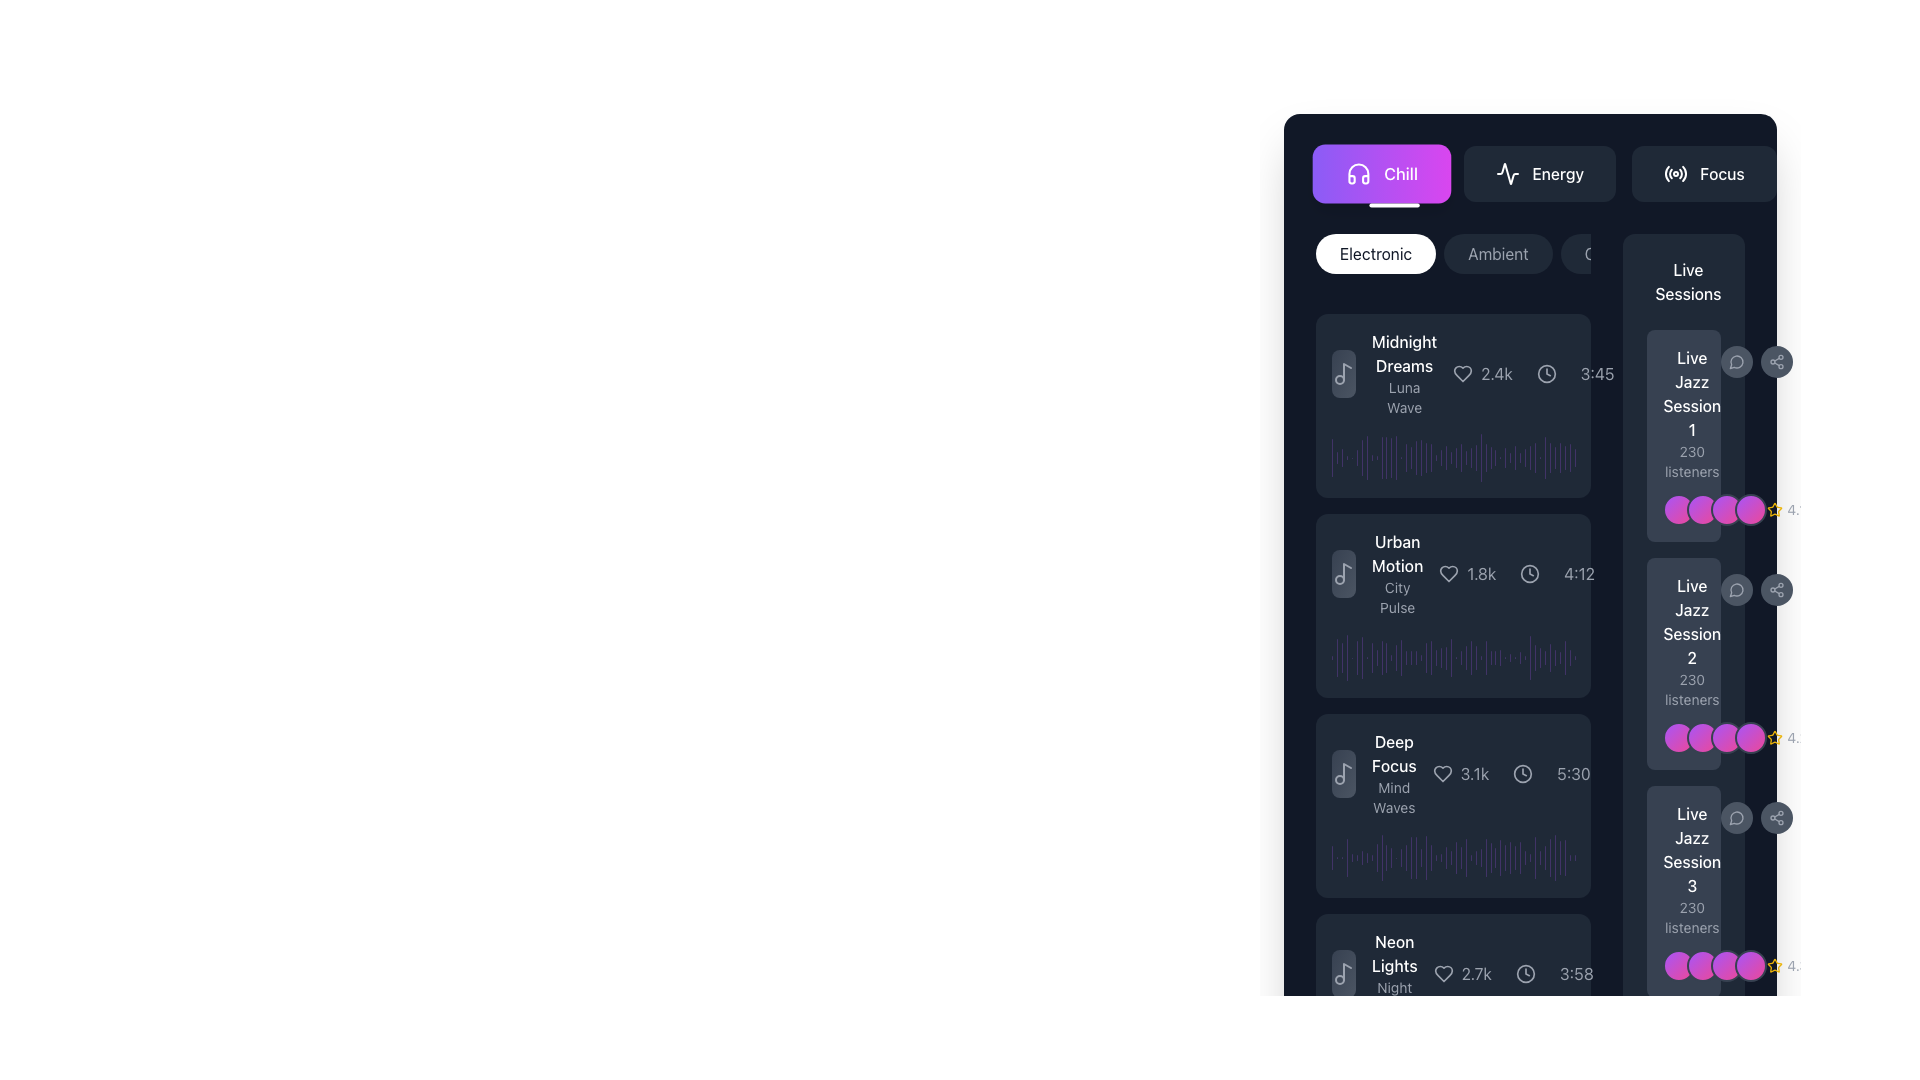  I want to click on the graphical visualization bar, a thin vertical bar with rounded ends, styled in purple with partial transparency, located to the right of the 'Deep Focus' section, so click(1510, 856).